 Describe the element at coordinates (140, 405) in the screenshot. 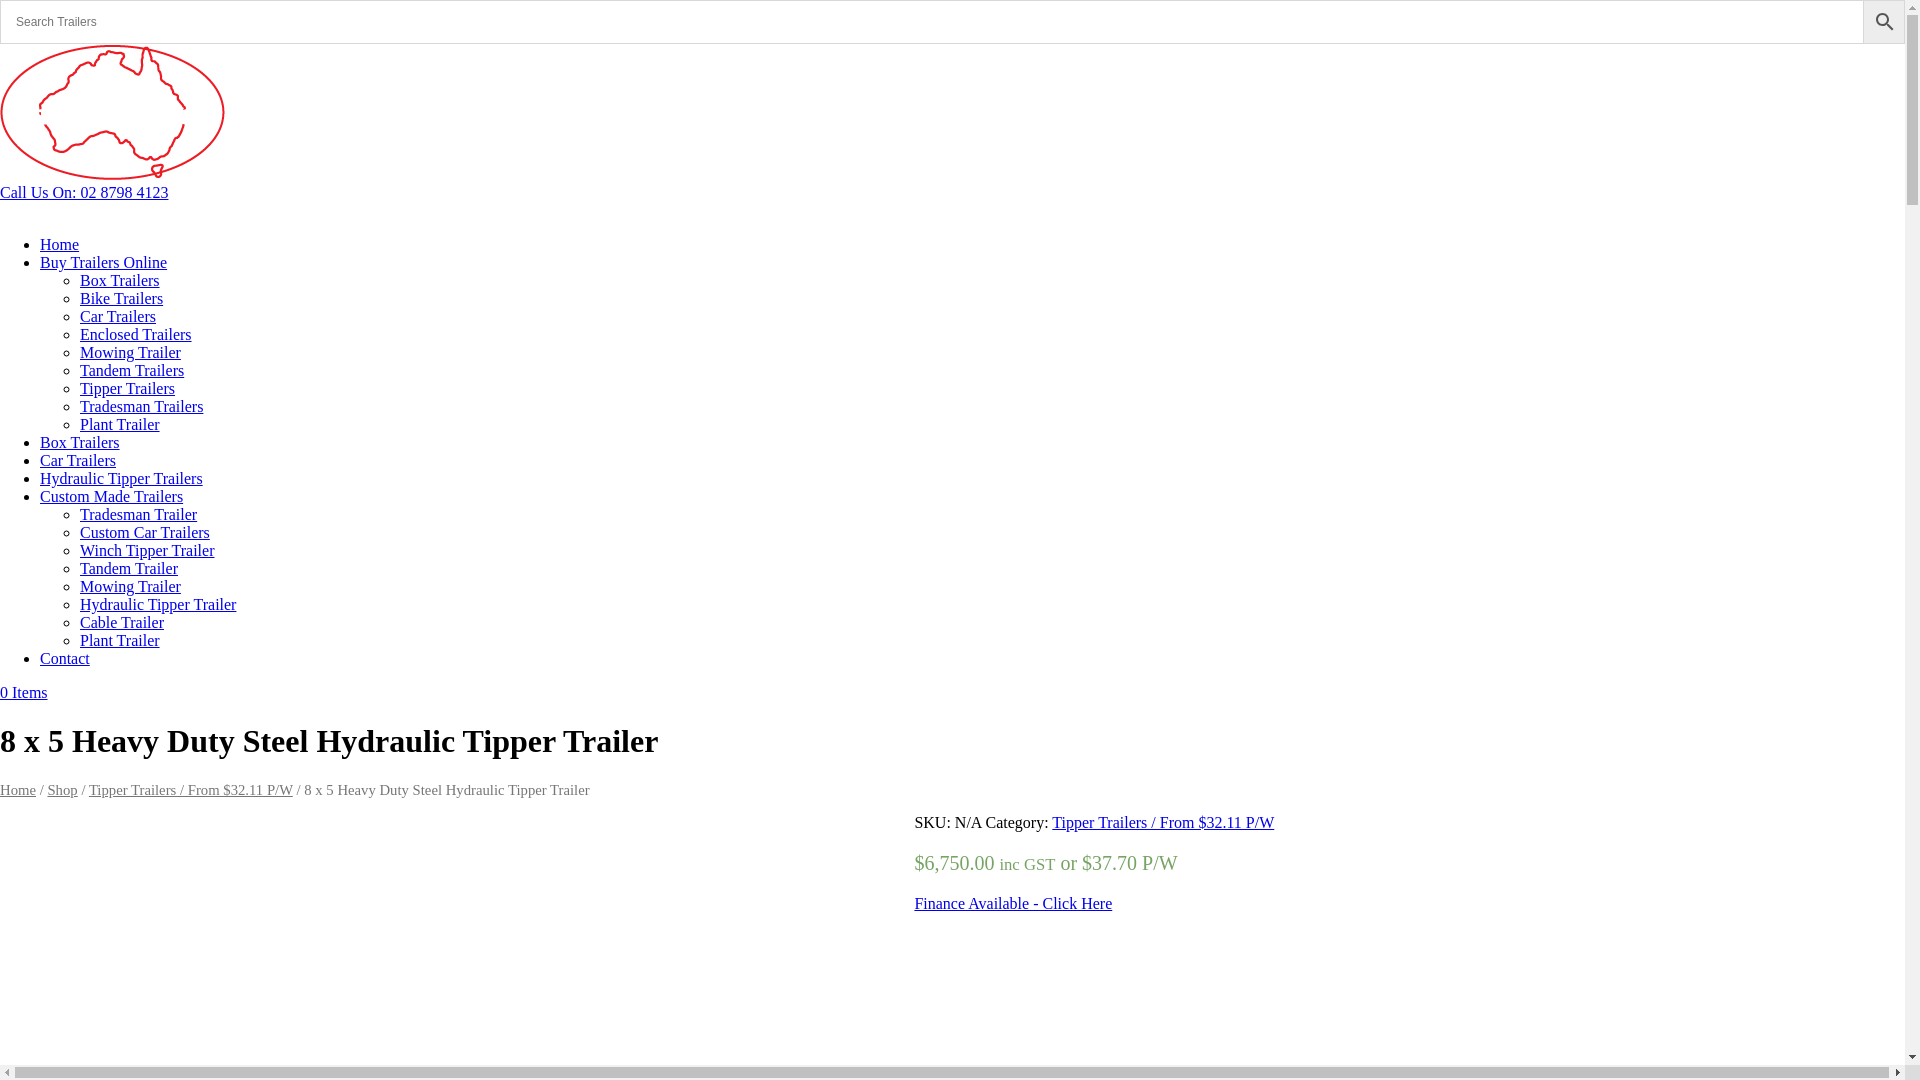

I see `'Tradesman Trailers'` at that location.